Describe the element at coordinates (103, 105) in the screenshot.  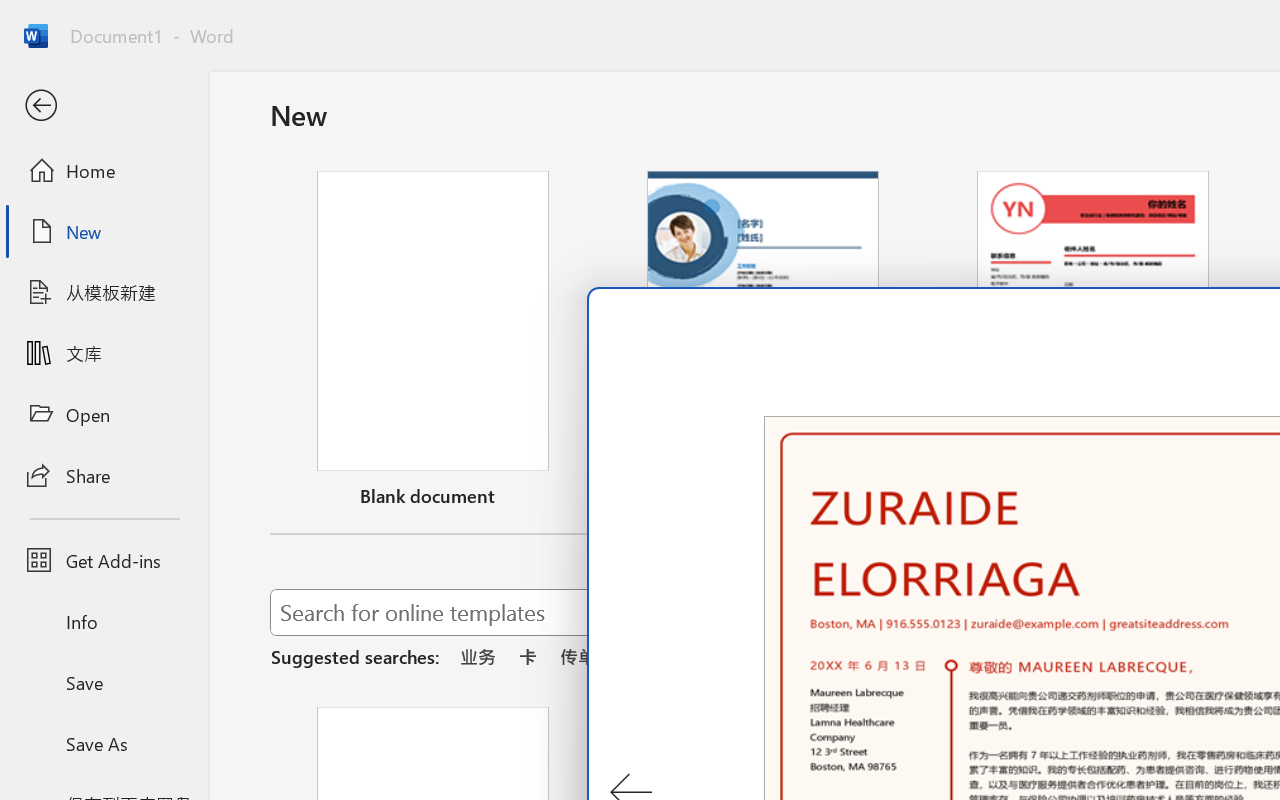
I see `'Back'` at that location.